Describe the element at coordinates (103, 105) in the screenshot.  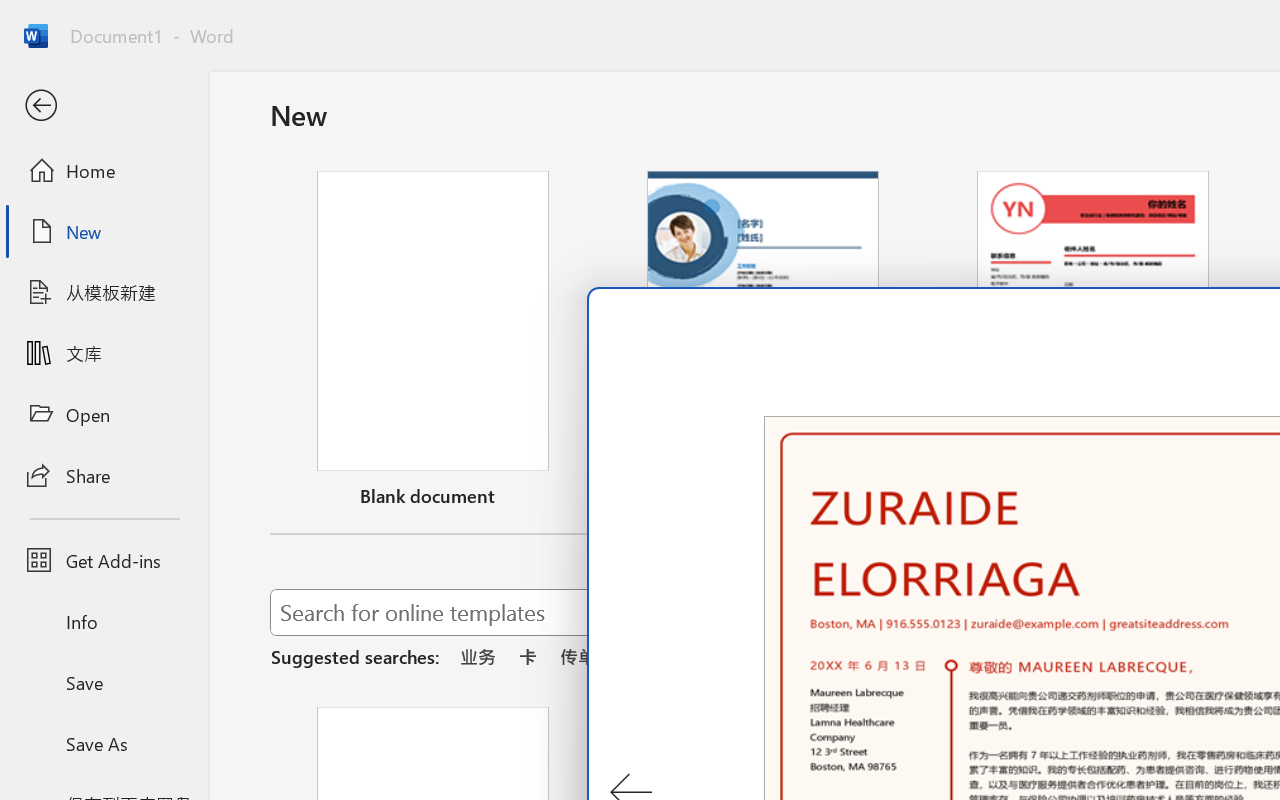
I see `'Back'` at that location.